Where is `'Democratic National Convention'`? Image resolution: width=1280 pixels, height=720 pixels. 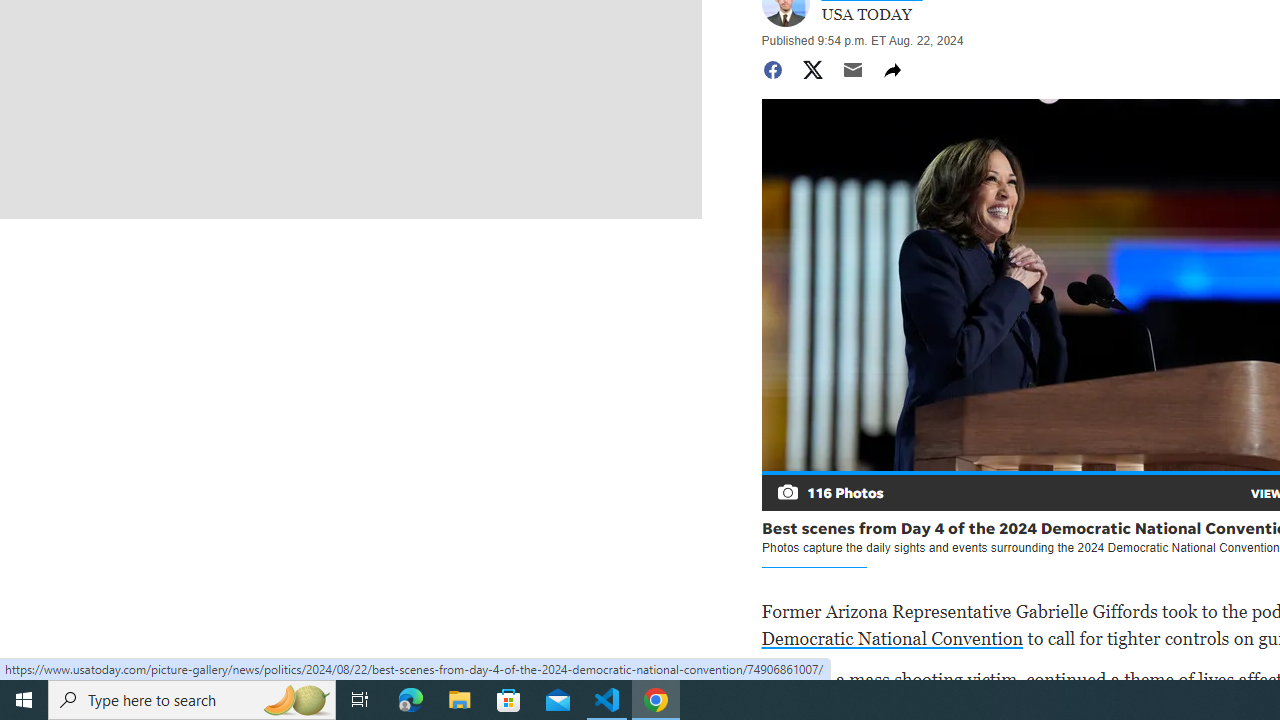 'Democratic National Convention' is located at coordinates (891, 638).